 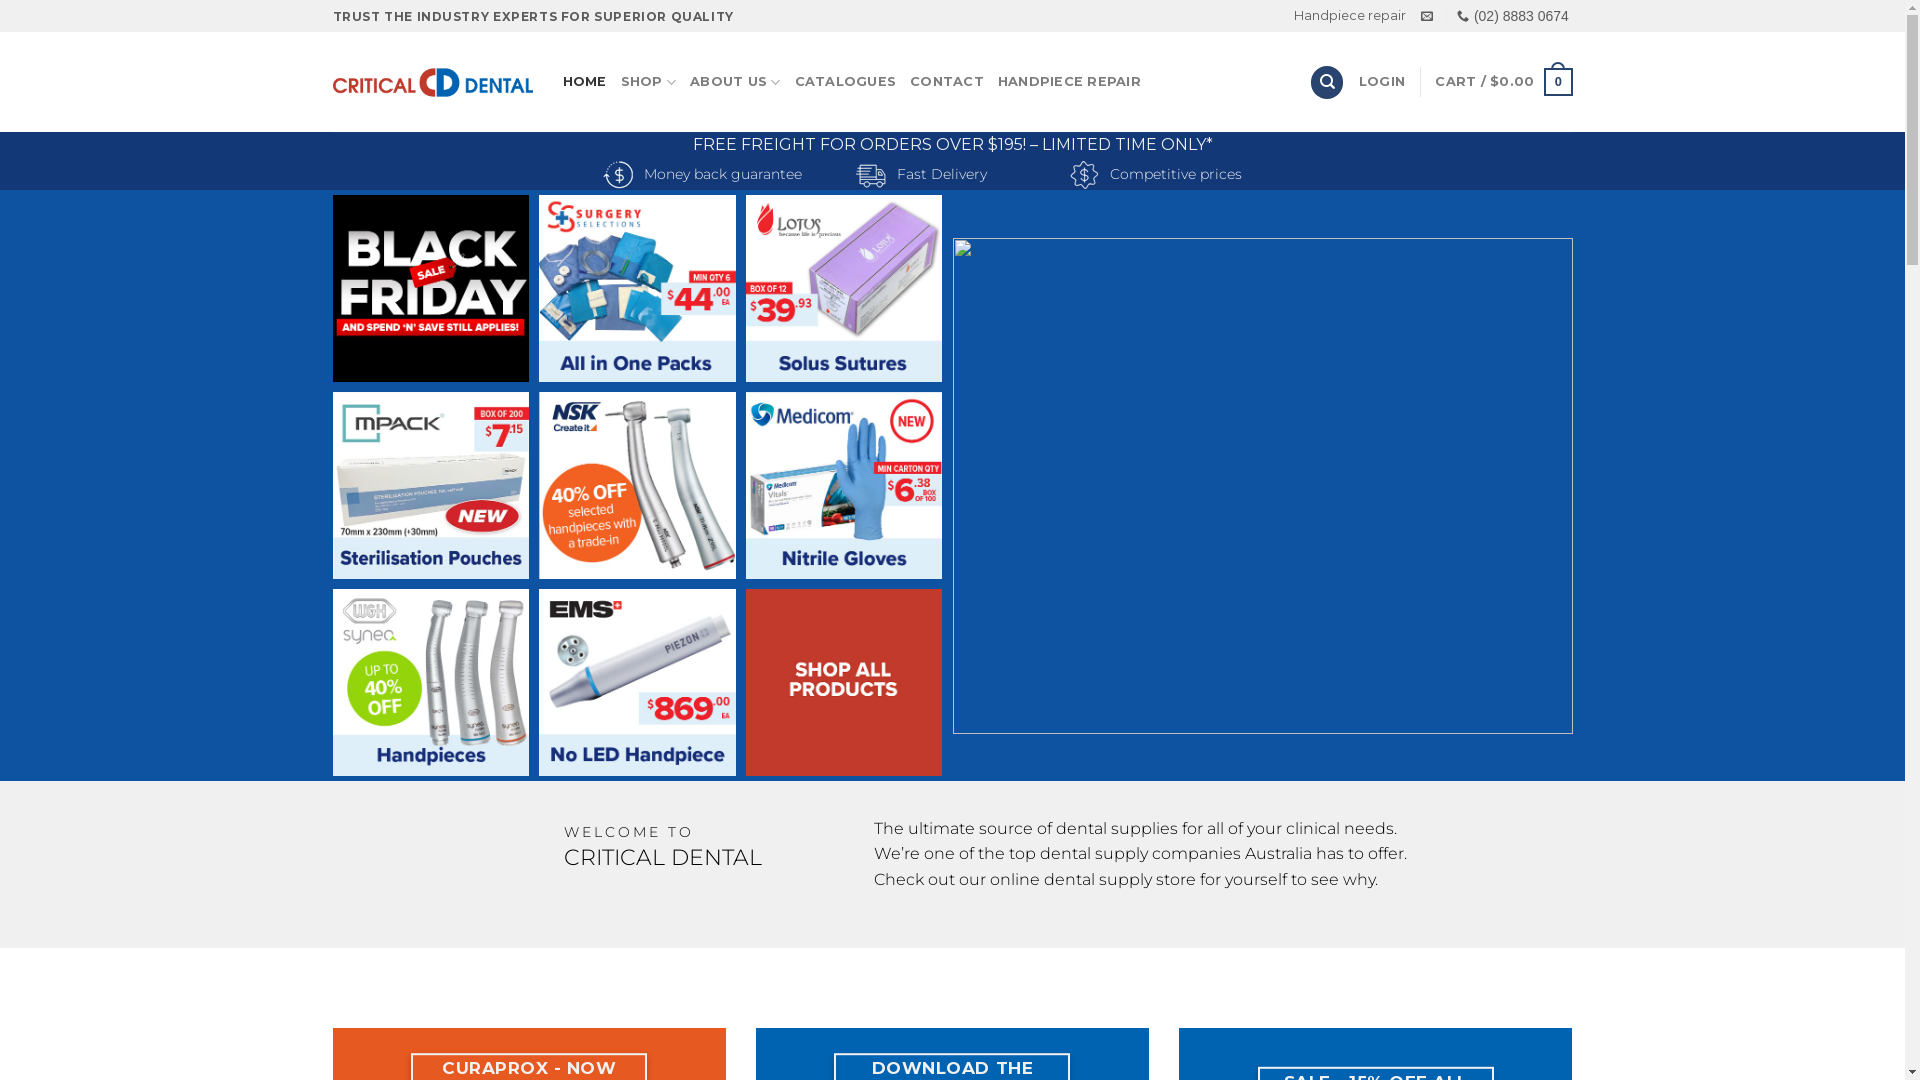 What do you see at coordinates (1349, 15) in the screenshot?
I see `'Handpiece repair'` at bounding box center [1349, 15].